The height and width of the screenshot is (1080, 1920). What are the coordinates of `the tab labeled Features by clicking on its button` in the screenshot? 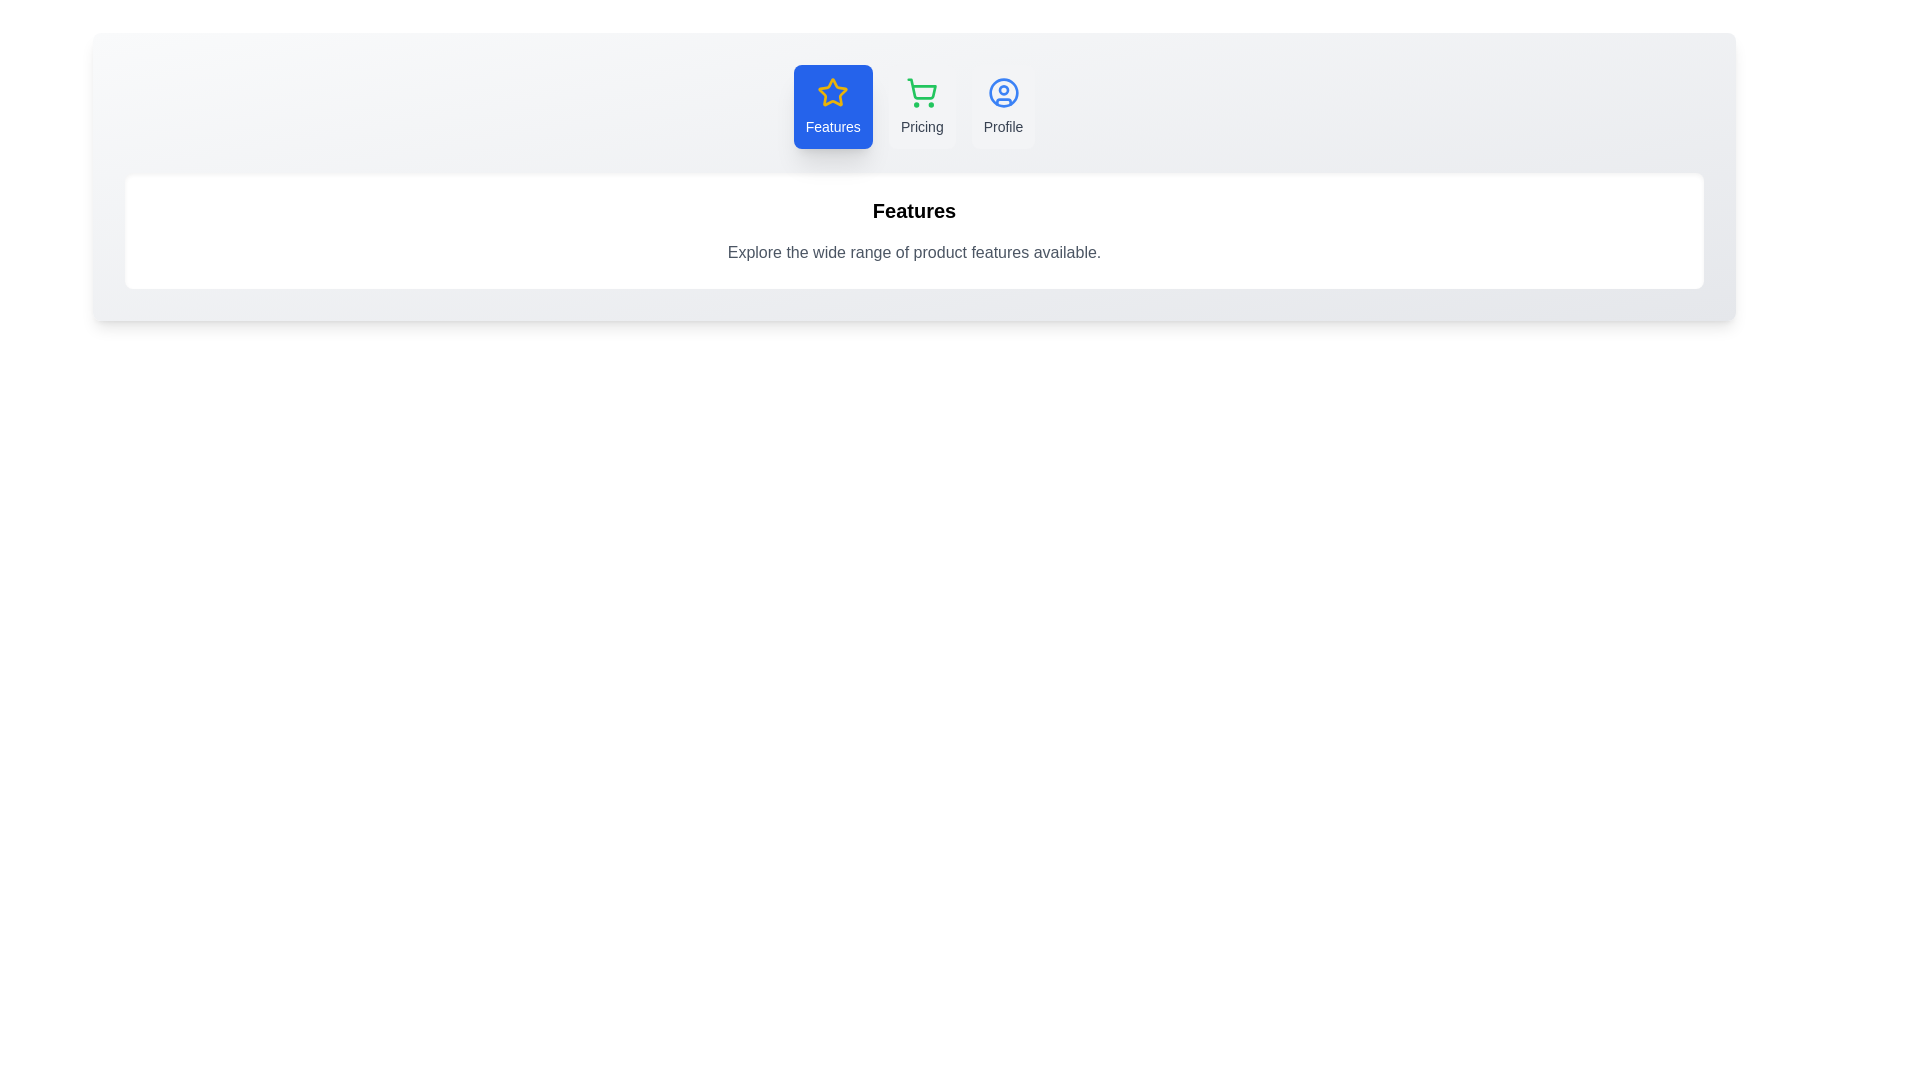 It's located at (833, 107).